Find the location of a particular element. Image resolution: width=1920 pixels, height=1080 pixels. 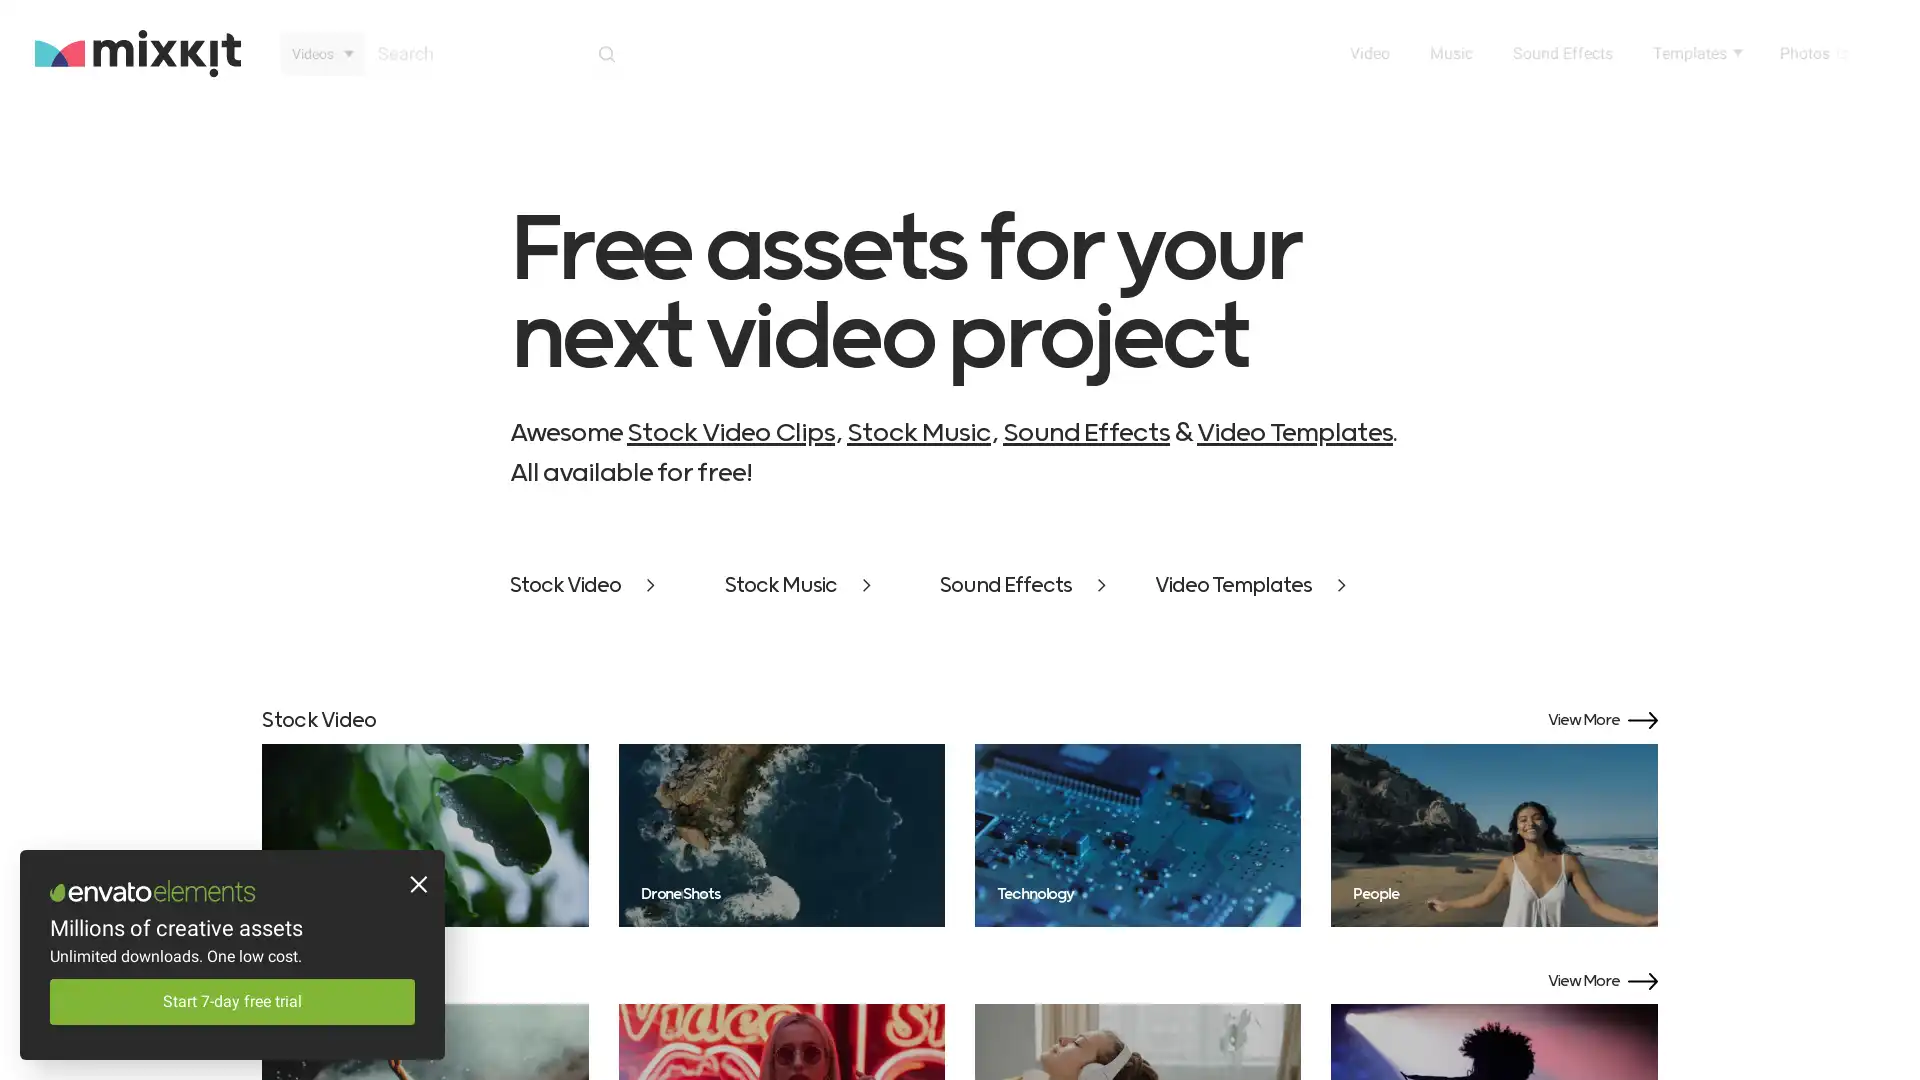

Search is located at coordinates (605, 52).